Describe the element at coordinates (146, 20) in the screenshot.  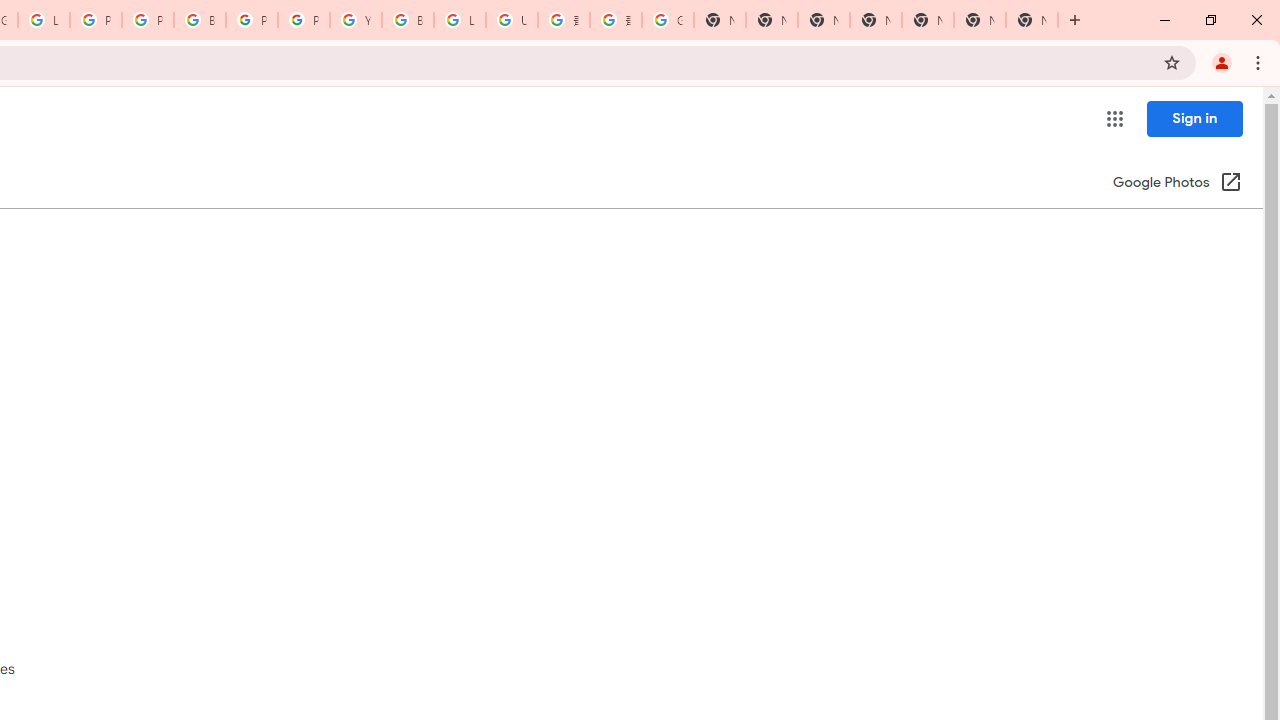
I see `'Privacy Help Center - Policies Help'` at that location.